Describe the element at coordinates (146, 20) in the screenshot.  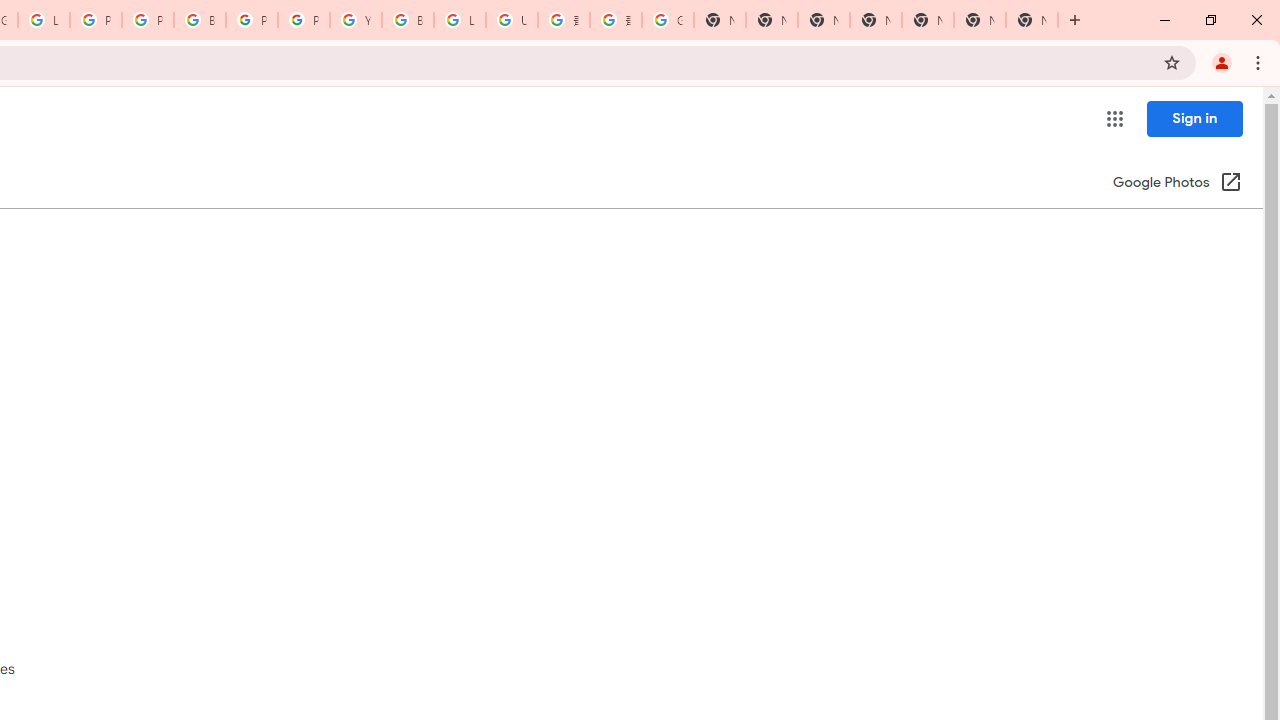
I see `'Privacy Help Center - Policies Help'` at that location.